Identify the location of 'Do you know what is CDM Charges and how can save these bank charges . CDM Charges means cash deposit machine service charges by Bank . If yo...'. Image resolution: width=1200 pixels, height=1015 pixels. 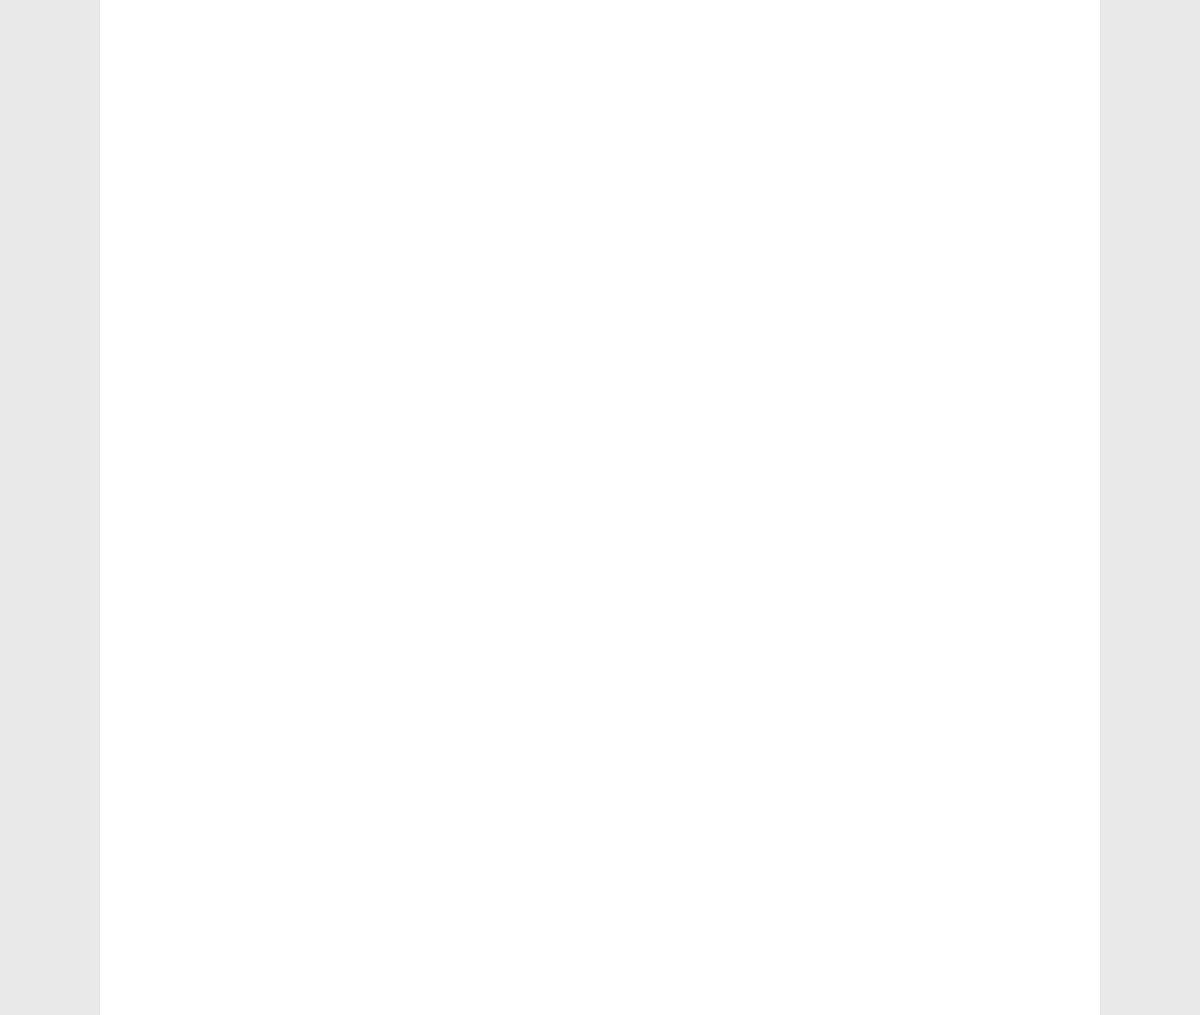
(962, 335).